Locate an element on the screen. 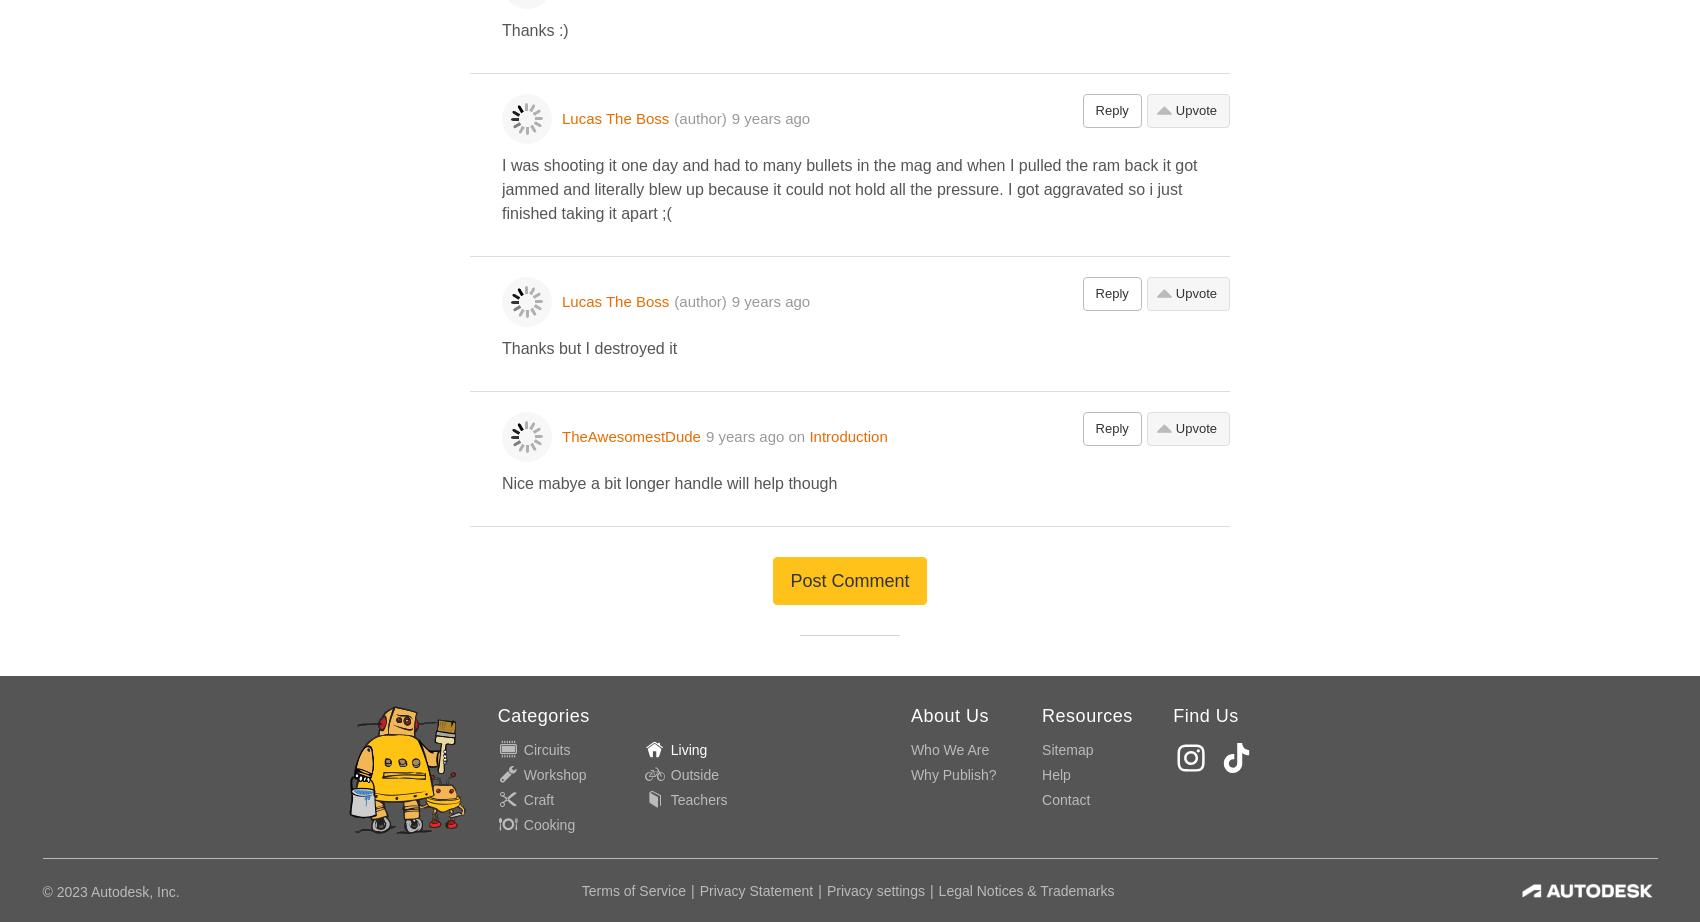  'Craft' is located at coordinates (537, 799).